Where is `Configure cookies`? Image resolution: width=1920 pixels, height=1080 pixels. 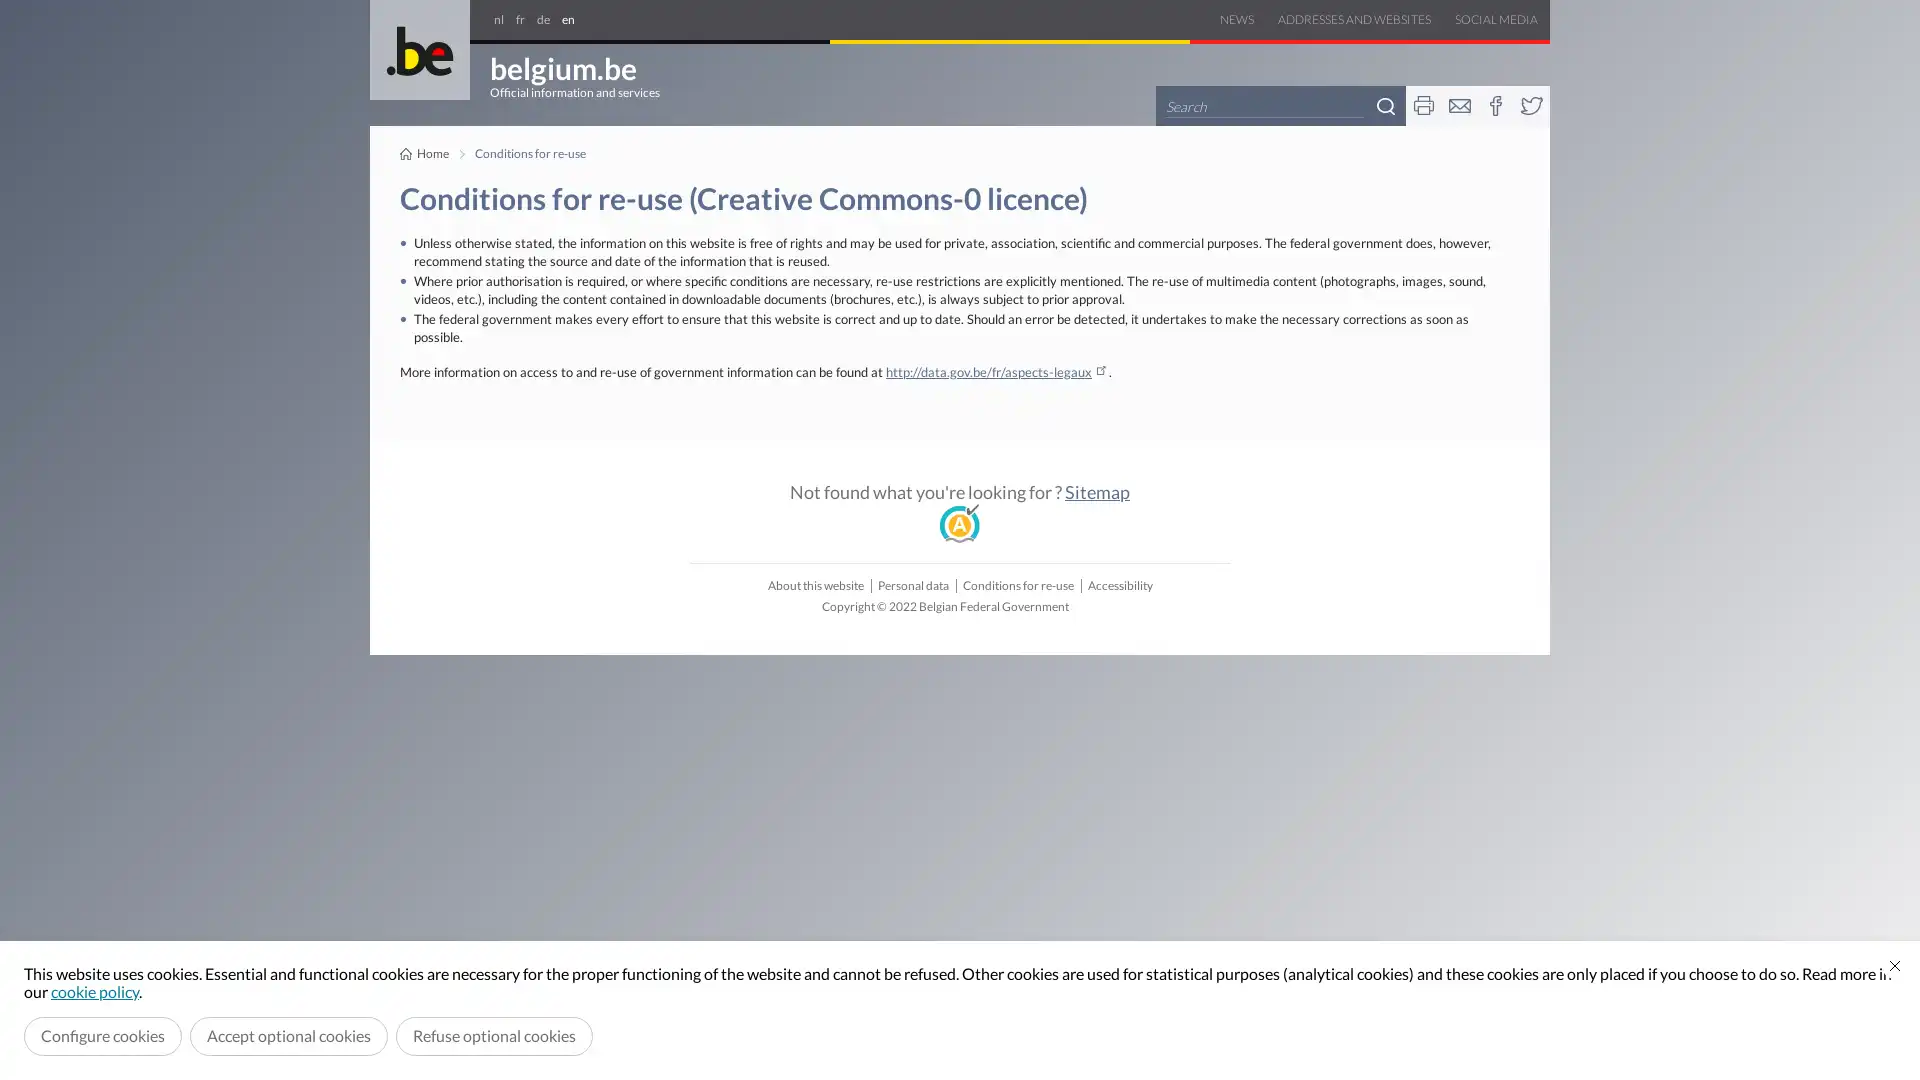
Configure cookies is located at coordinates (101, 1035).